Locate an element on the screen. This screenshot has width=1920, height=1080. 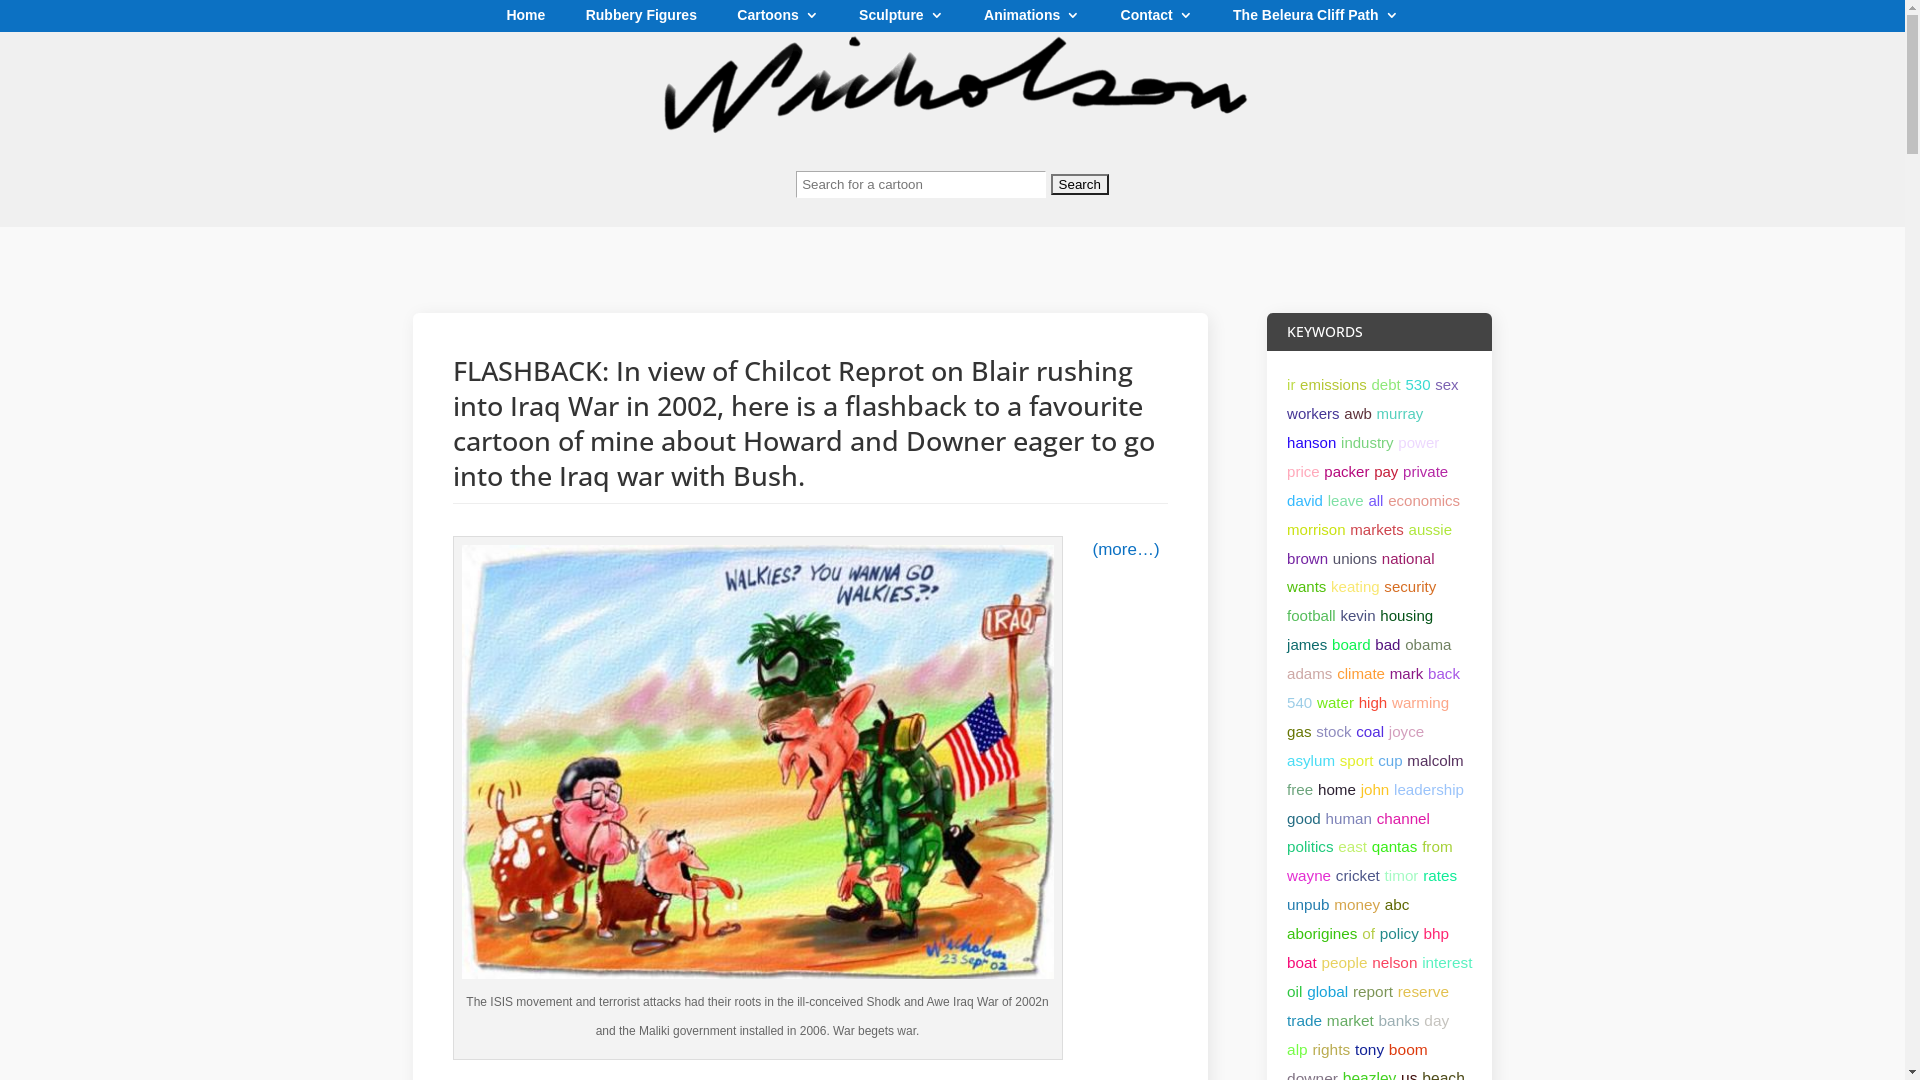
'human' is located at coordinates (1348, 818).